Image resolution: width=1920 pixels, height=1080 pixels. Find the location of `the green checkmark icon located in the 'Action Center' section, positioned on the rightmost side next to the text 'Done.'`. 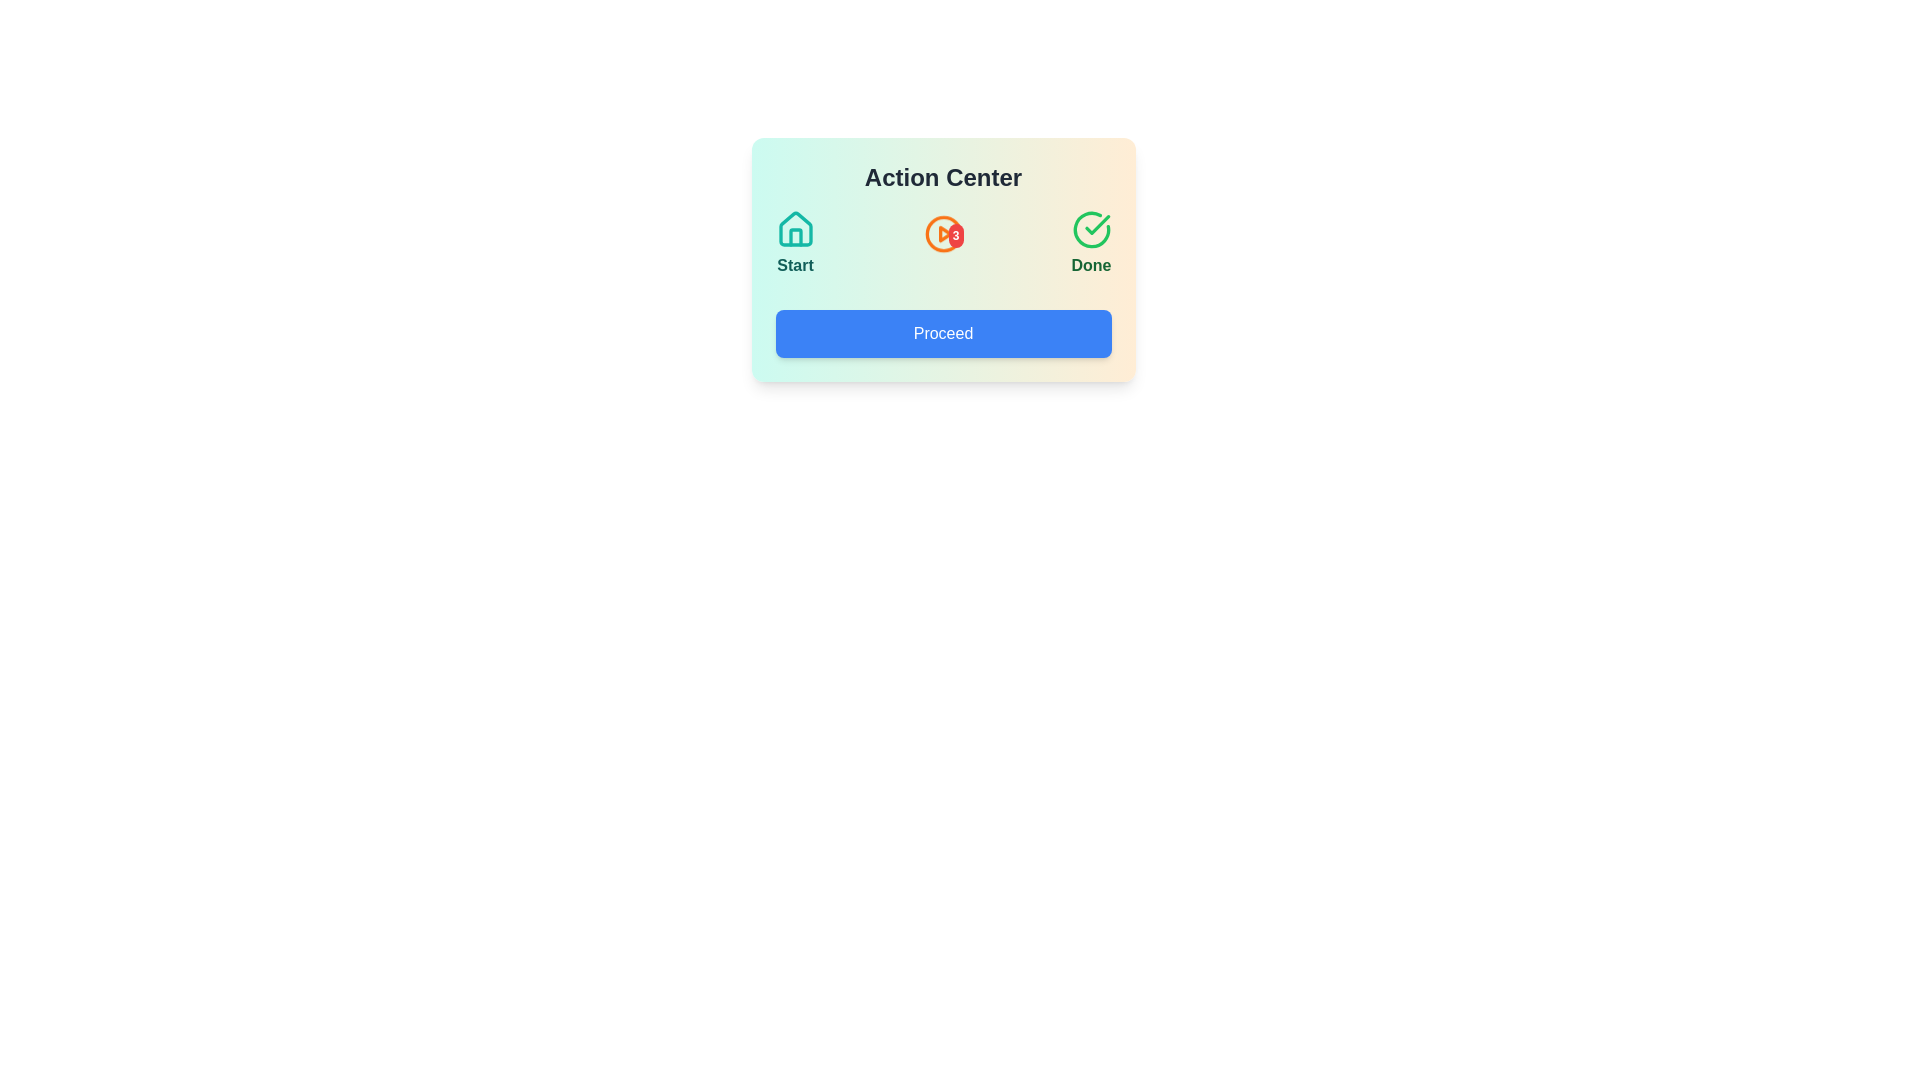

the green checkmark icon located in the 'Action Center' section, positioned on the rightmost side next to the text 'Done.' is located at coordinates (1096, 224).